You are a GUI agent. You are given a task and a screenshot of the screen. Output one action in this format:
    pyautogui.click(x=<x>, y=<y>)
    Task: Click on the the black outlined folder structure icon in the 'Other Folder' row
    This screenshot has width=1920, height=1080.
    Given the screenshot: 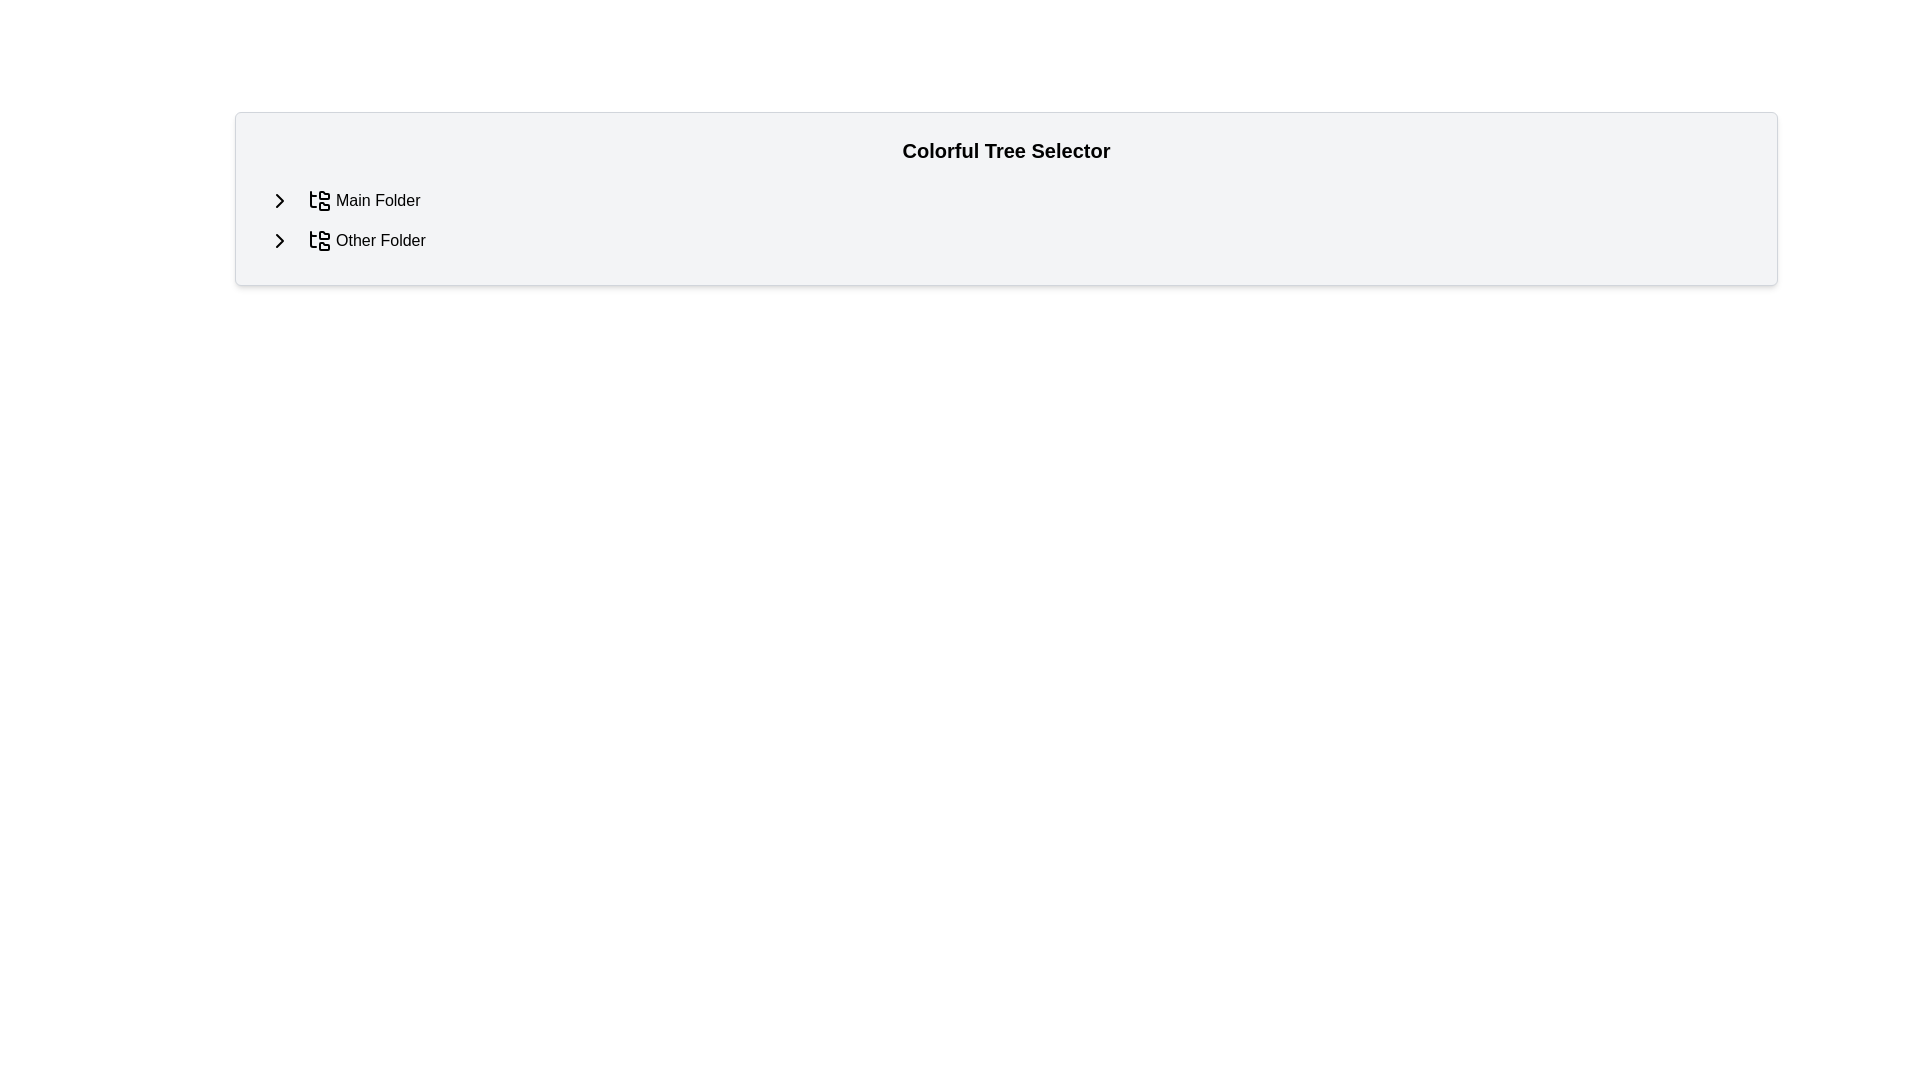 What is the action you would take?
    pyautogui.click(x=320, y=239)
    